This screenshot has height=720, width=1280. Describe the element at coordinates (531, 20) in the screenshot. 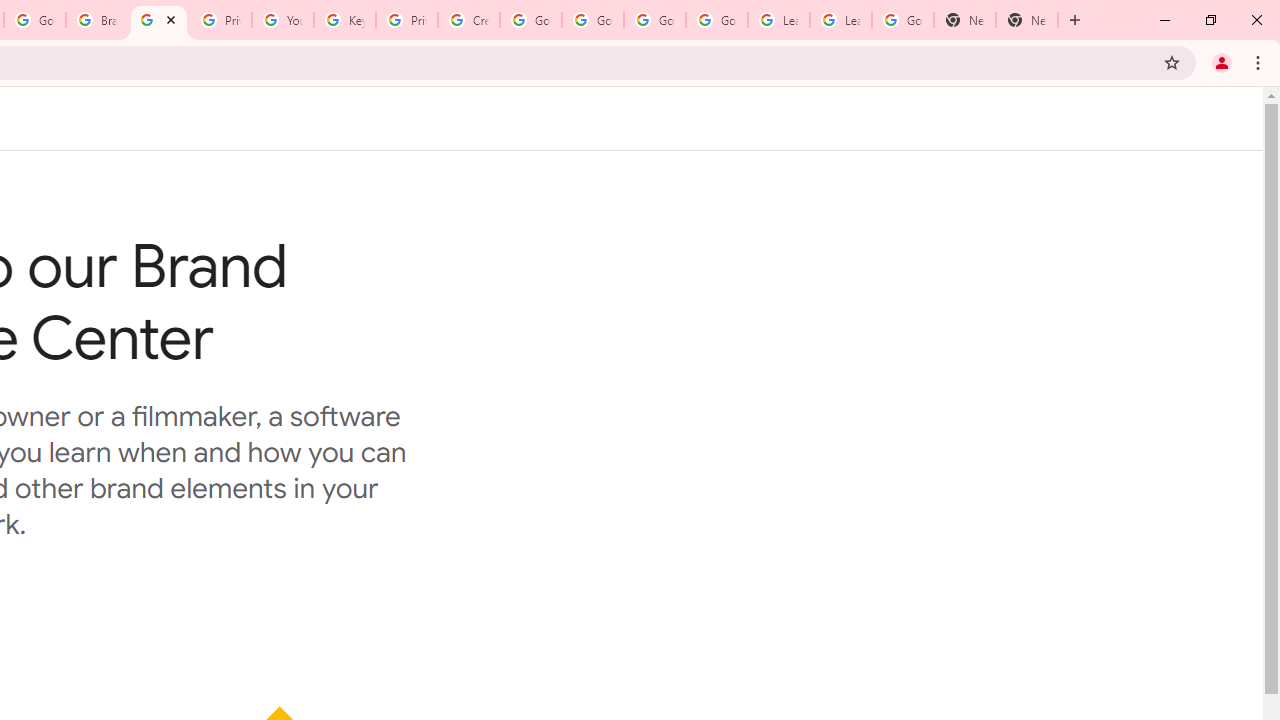

I see `'Google Account Help'` at that location.